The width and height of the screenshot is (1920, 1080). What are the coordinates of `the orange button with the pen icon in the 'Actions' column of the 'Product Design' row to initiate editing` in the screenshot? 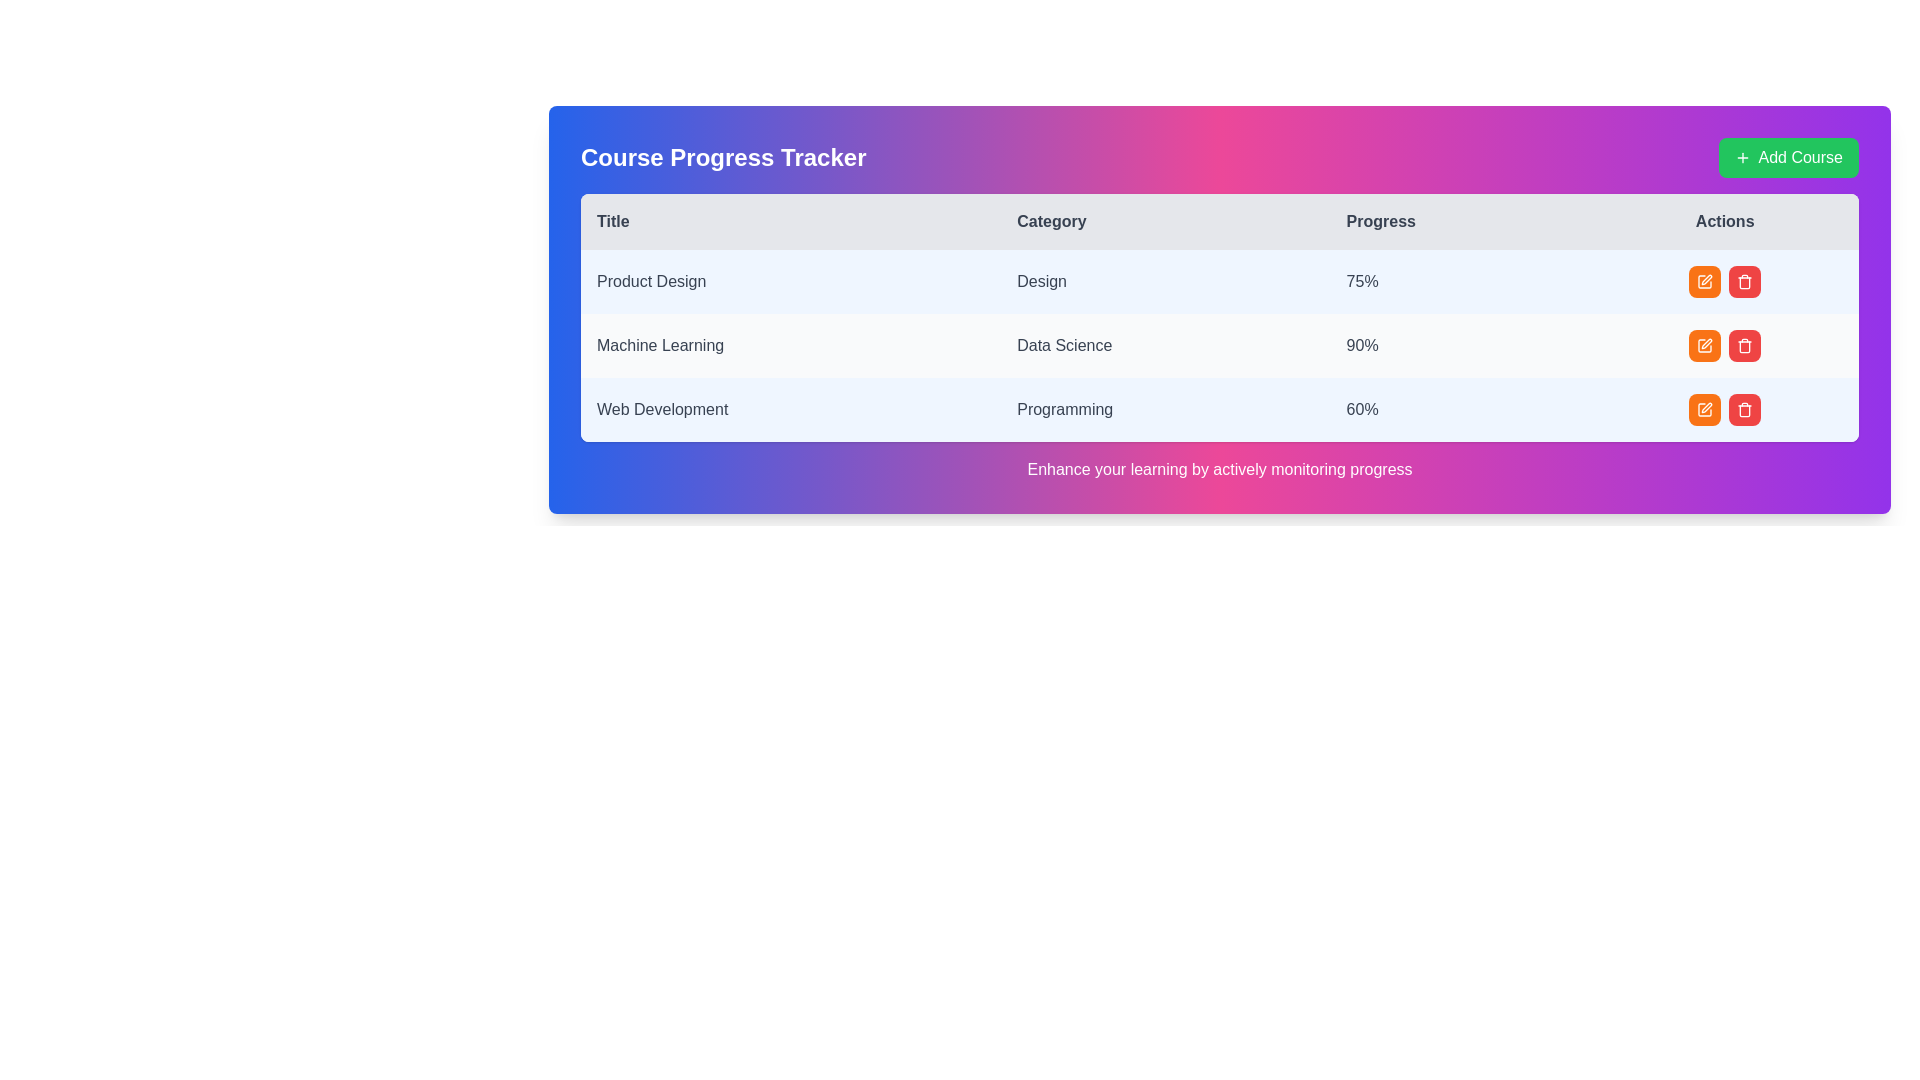 It's located at (1723, 281).